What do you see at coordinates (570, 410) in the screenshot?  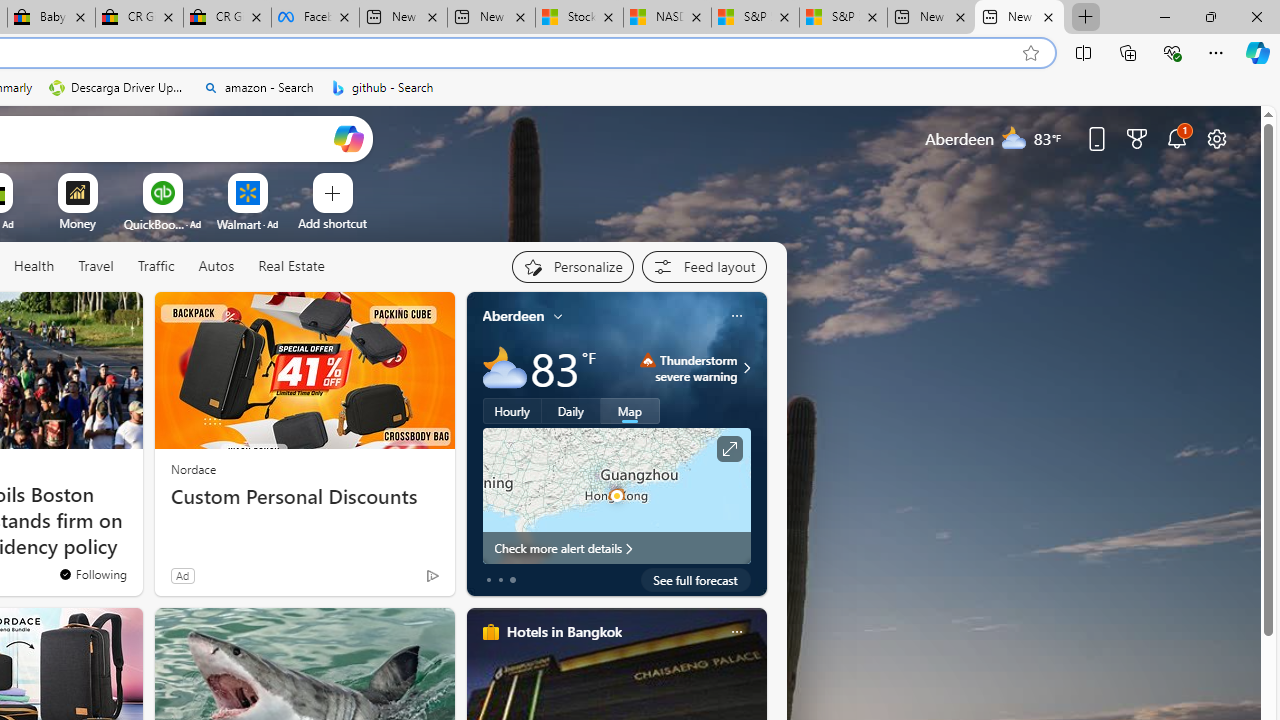 I see `'Daily'` at bounding box center [570, 410].